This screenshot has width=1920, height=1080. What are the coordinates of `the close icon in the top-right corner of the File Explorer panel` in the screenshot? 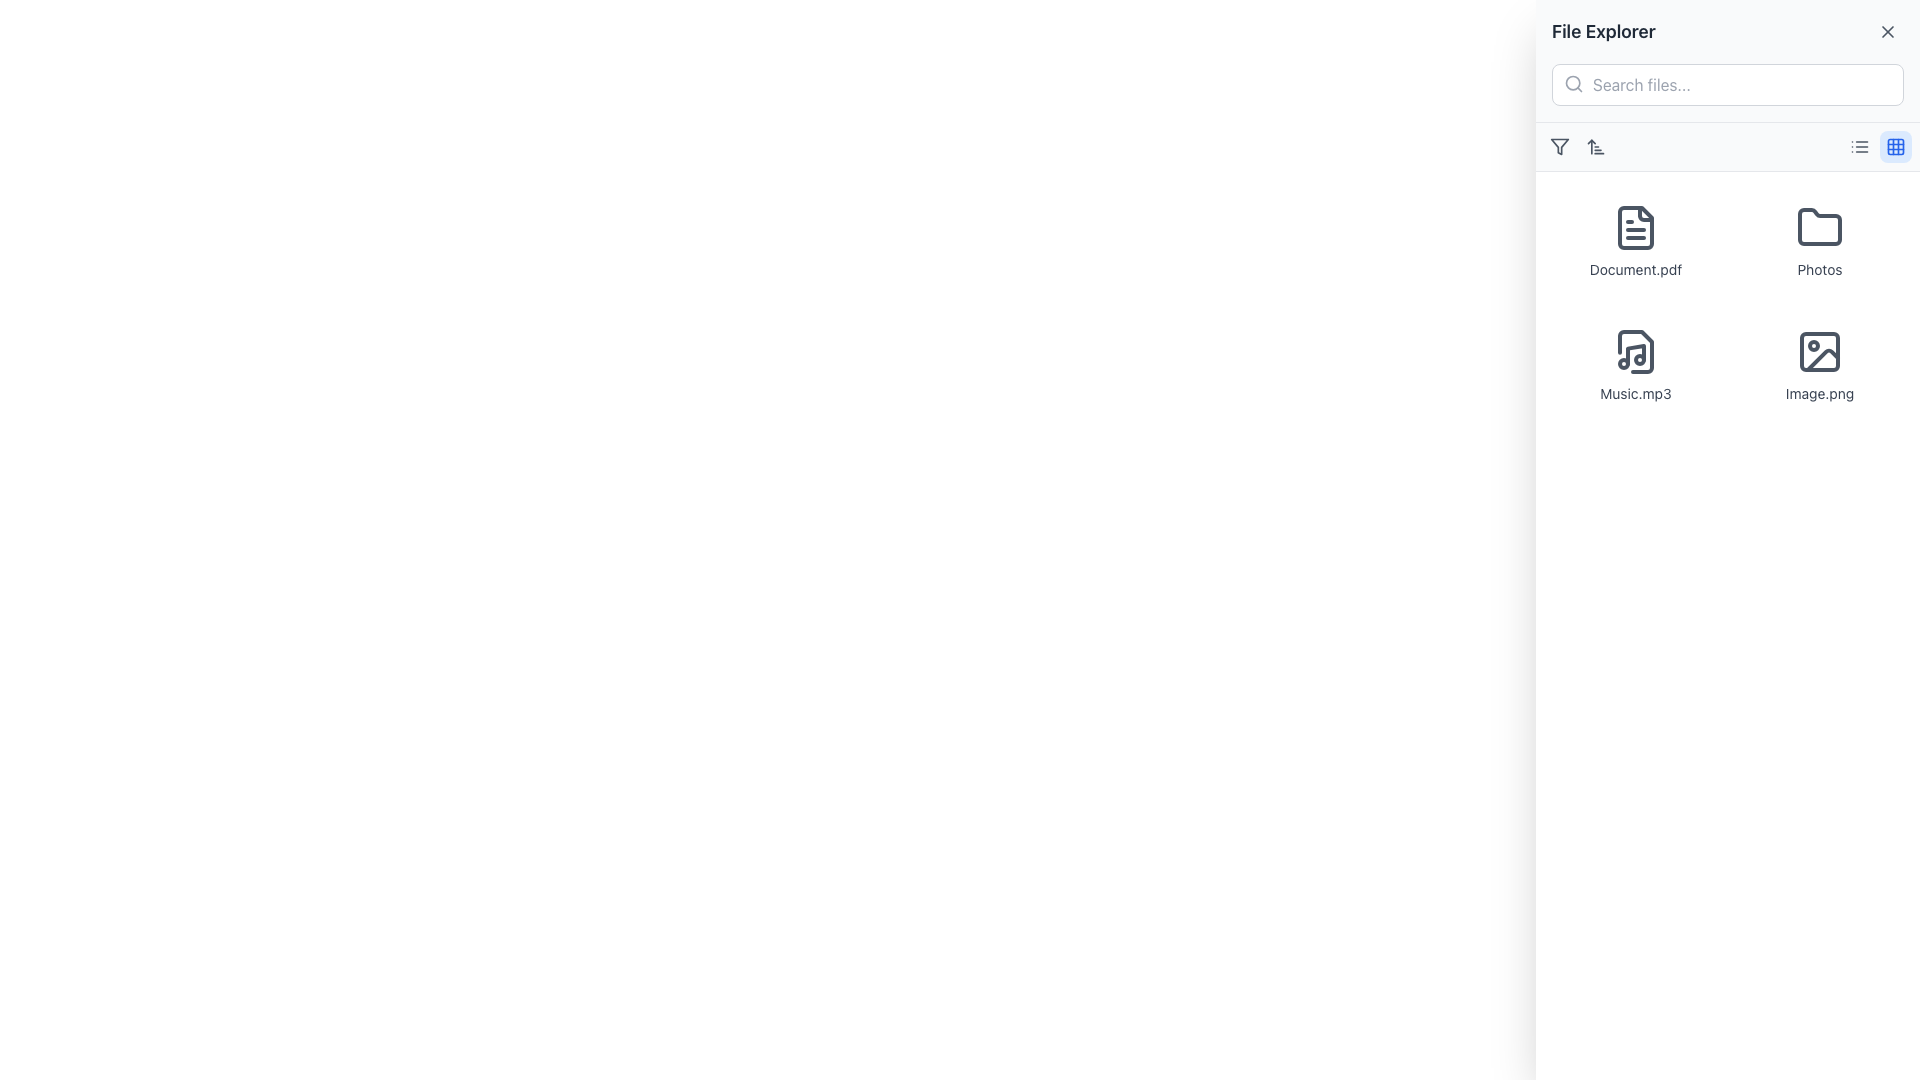 It's located at (1886, 31).